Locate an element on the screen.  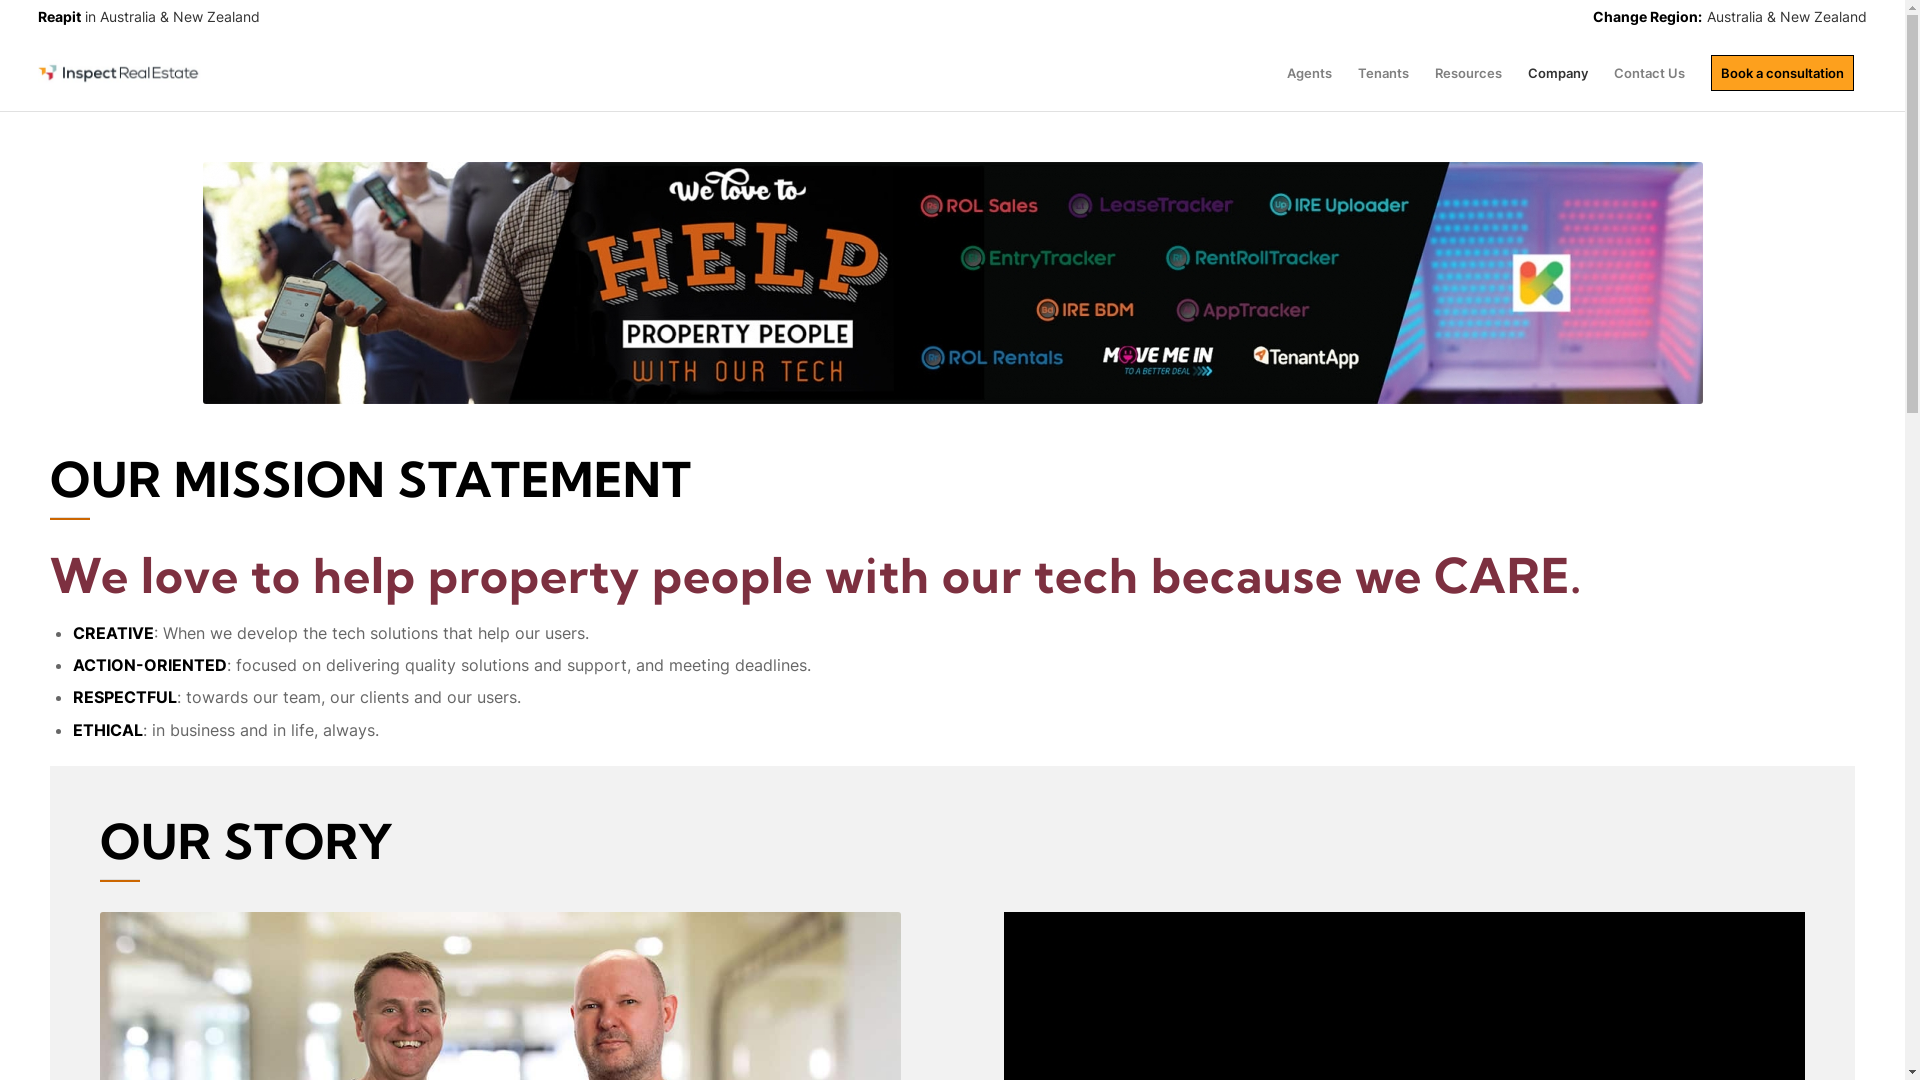
'Book a consultation' is located at coordinates (1782, 72).